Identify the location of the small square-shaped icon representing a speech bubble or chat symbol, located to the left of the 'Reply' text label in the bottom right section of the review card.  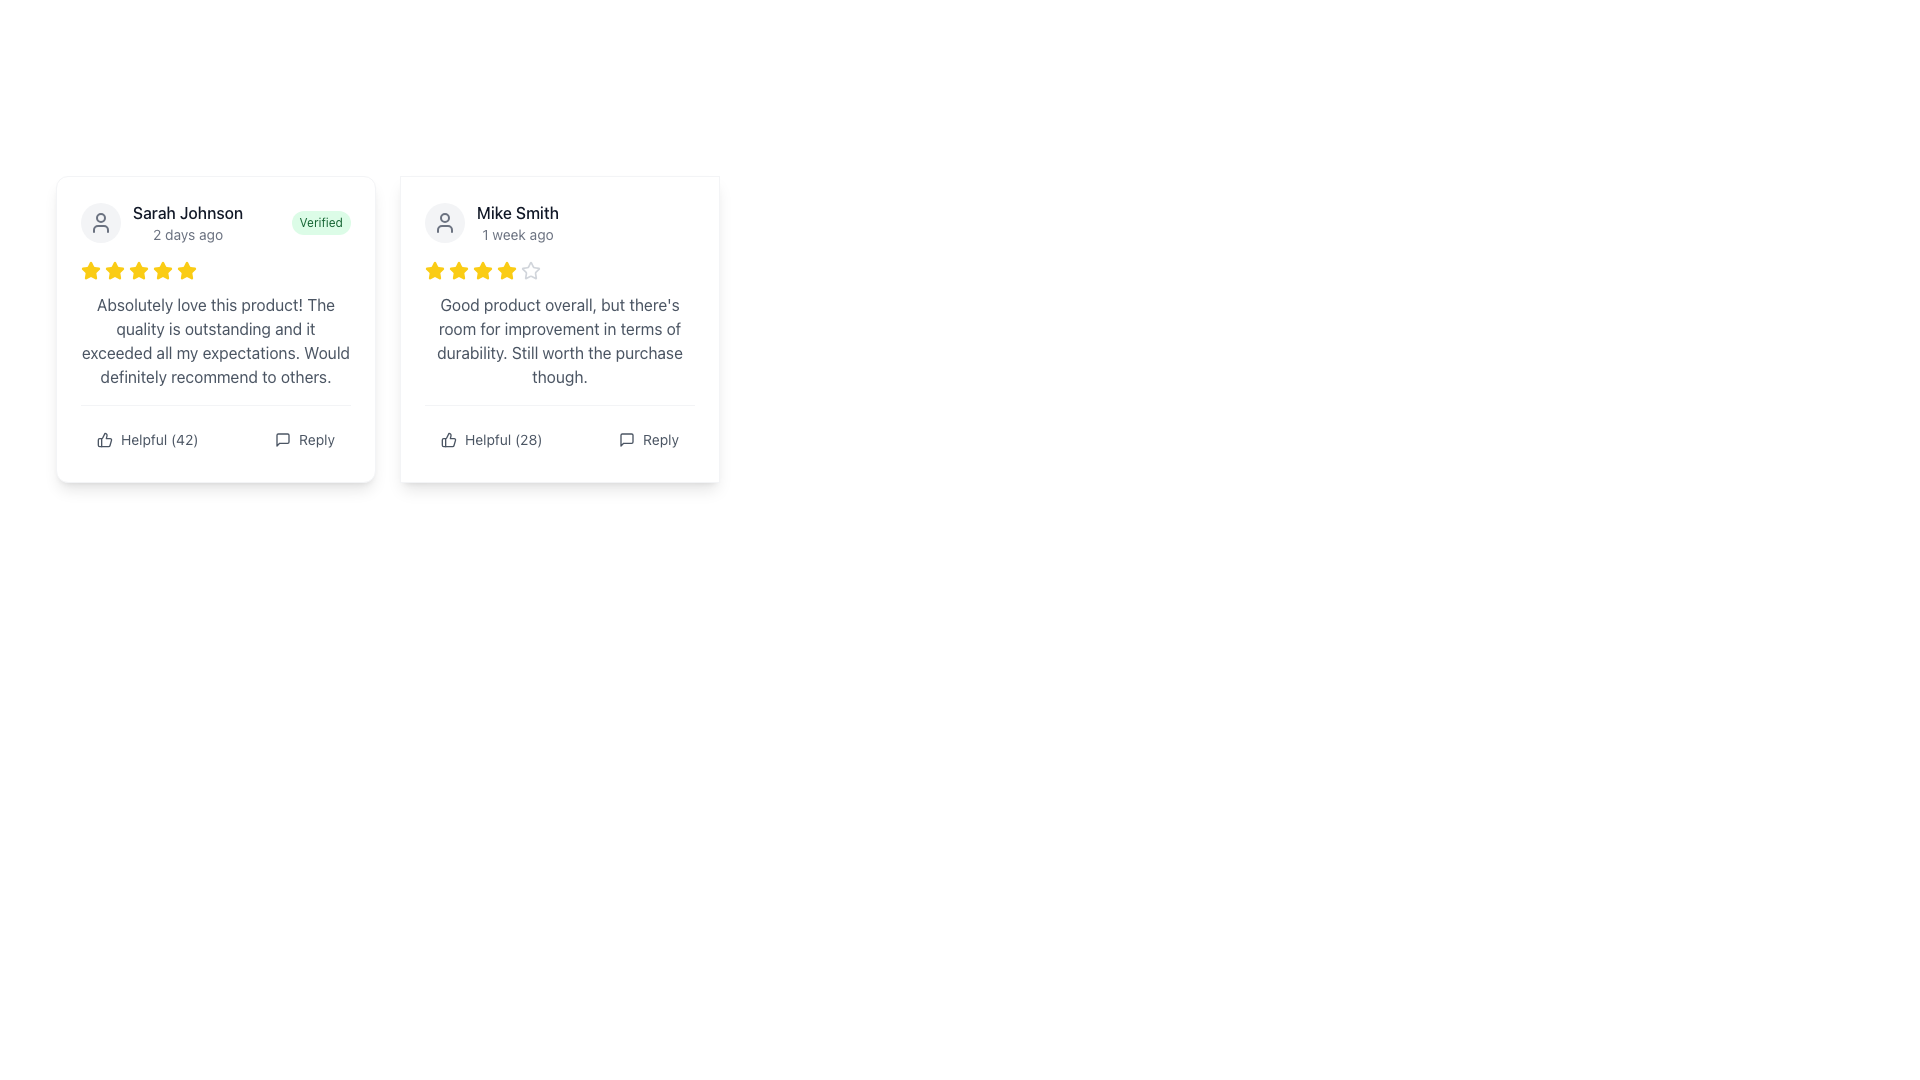
(626, 438).